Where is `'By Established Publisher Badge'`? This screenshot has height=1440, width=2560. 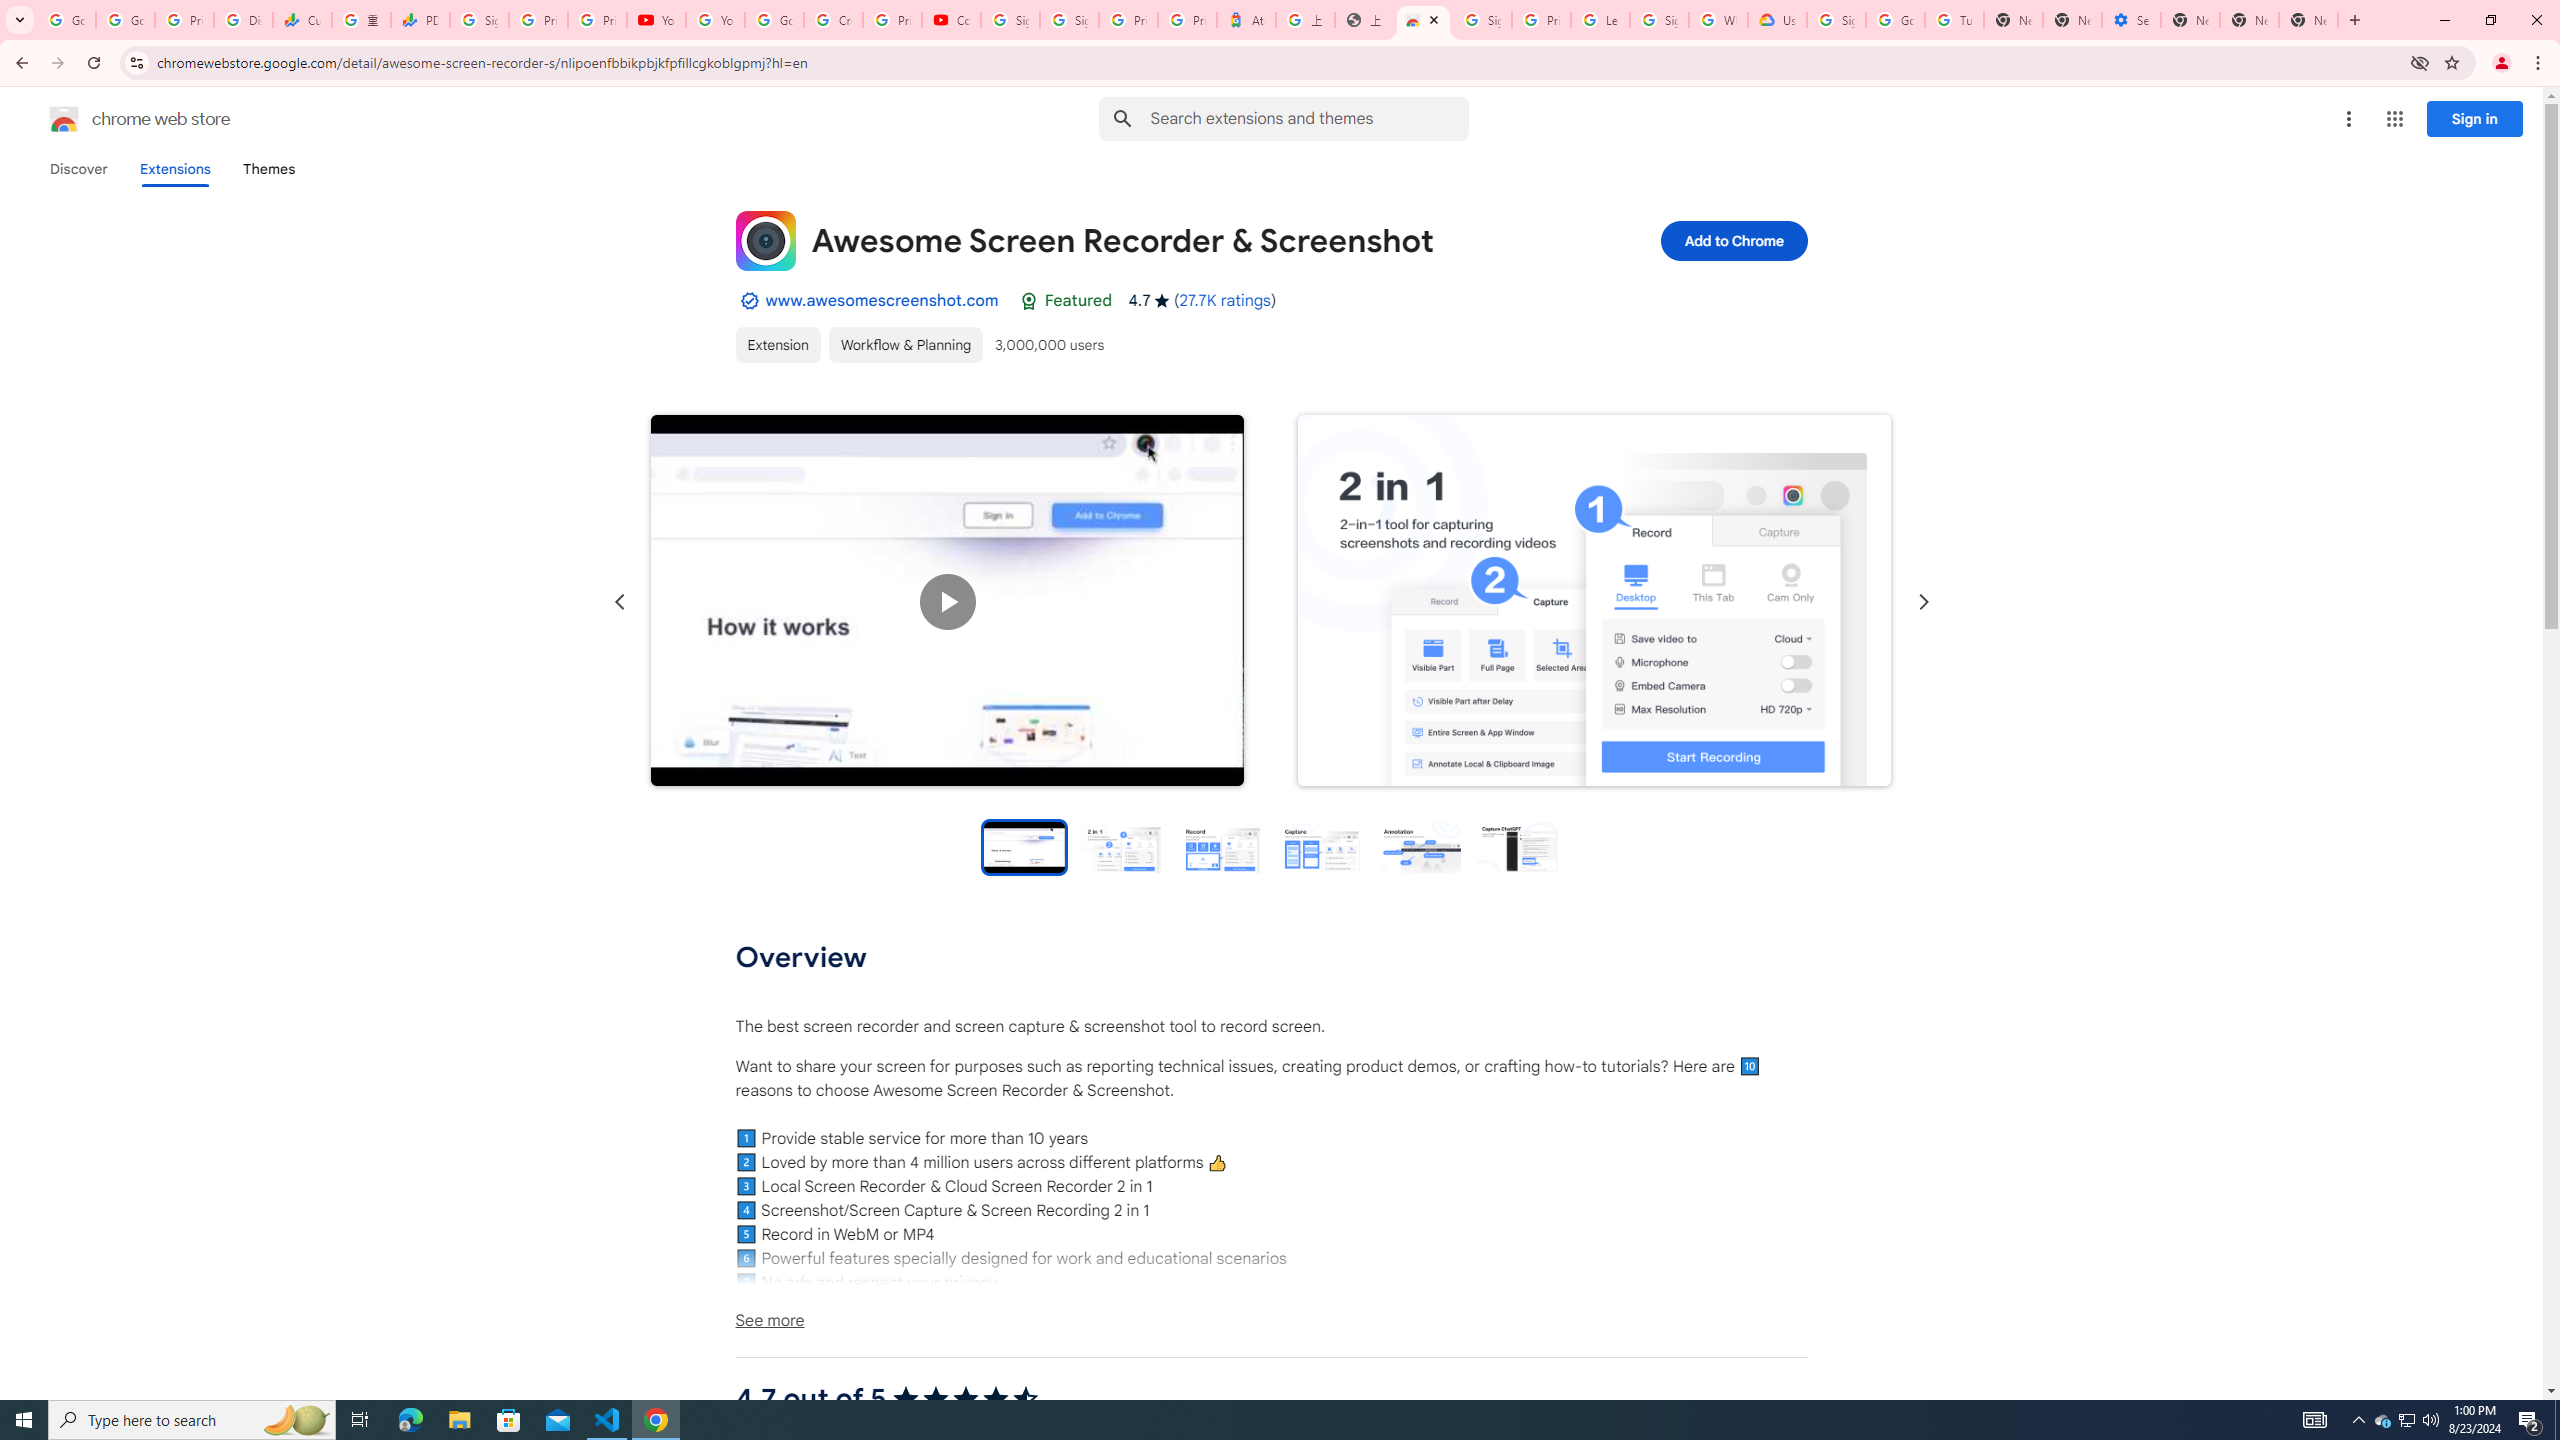
'By Established Publisher Badge' is located at coordinates (747, 299).